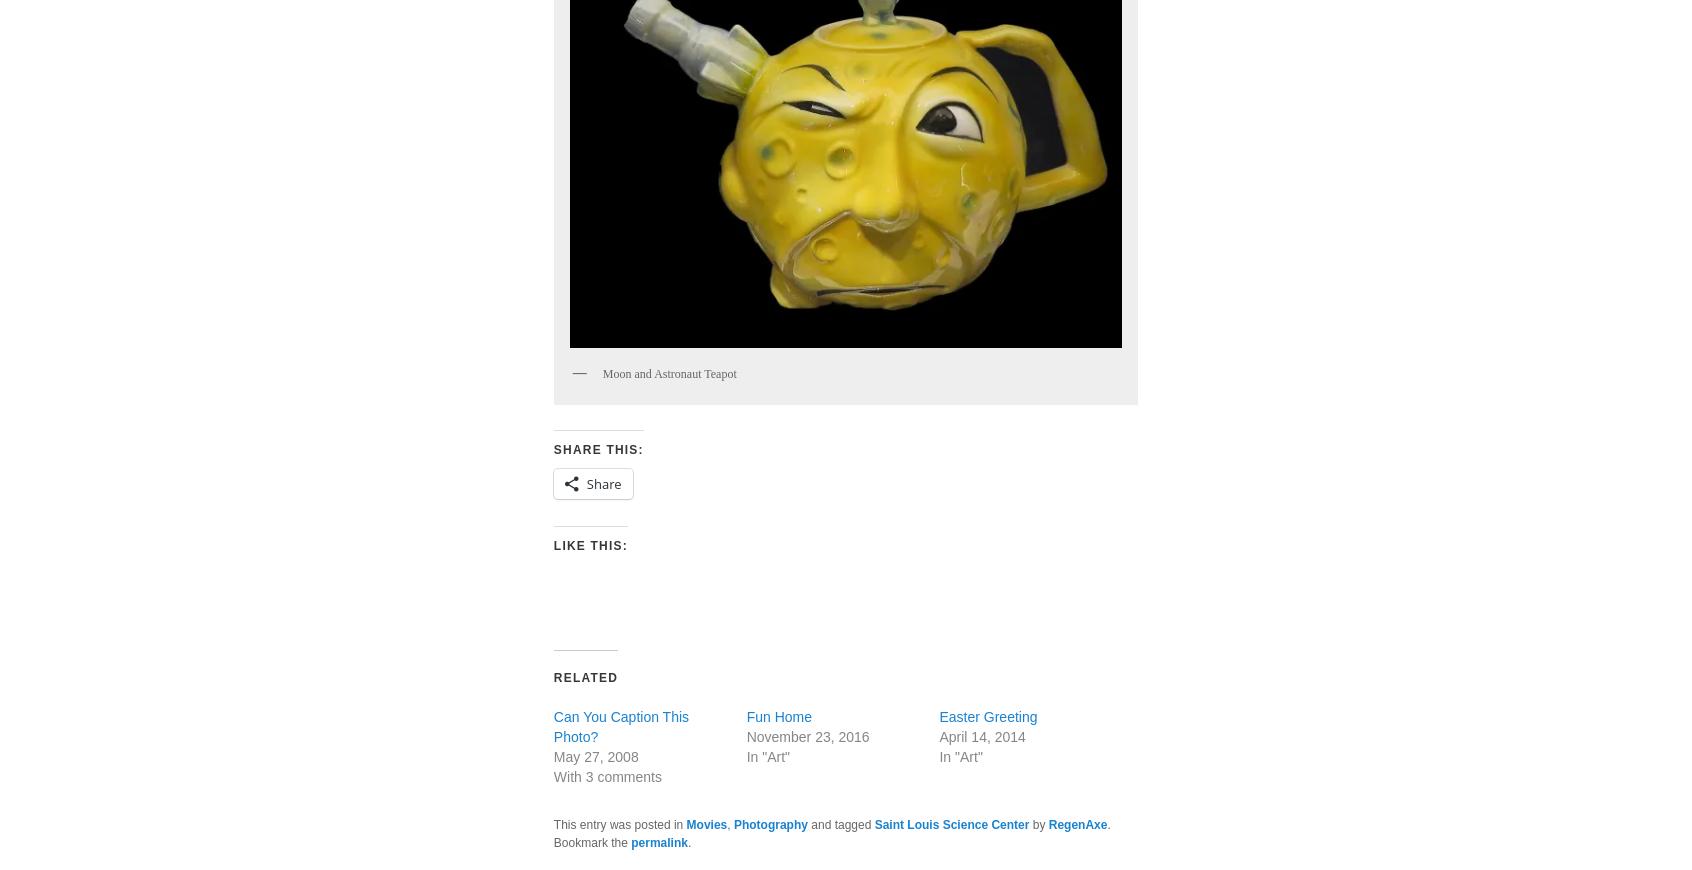 The image size is (1692, 870). I want to click on 'and tagged', so click(840, 823).